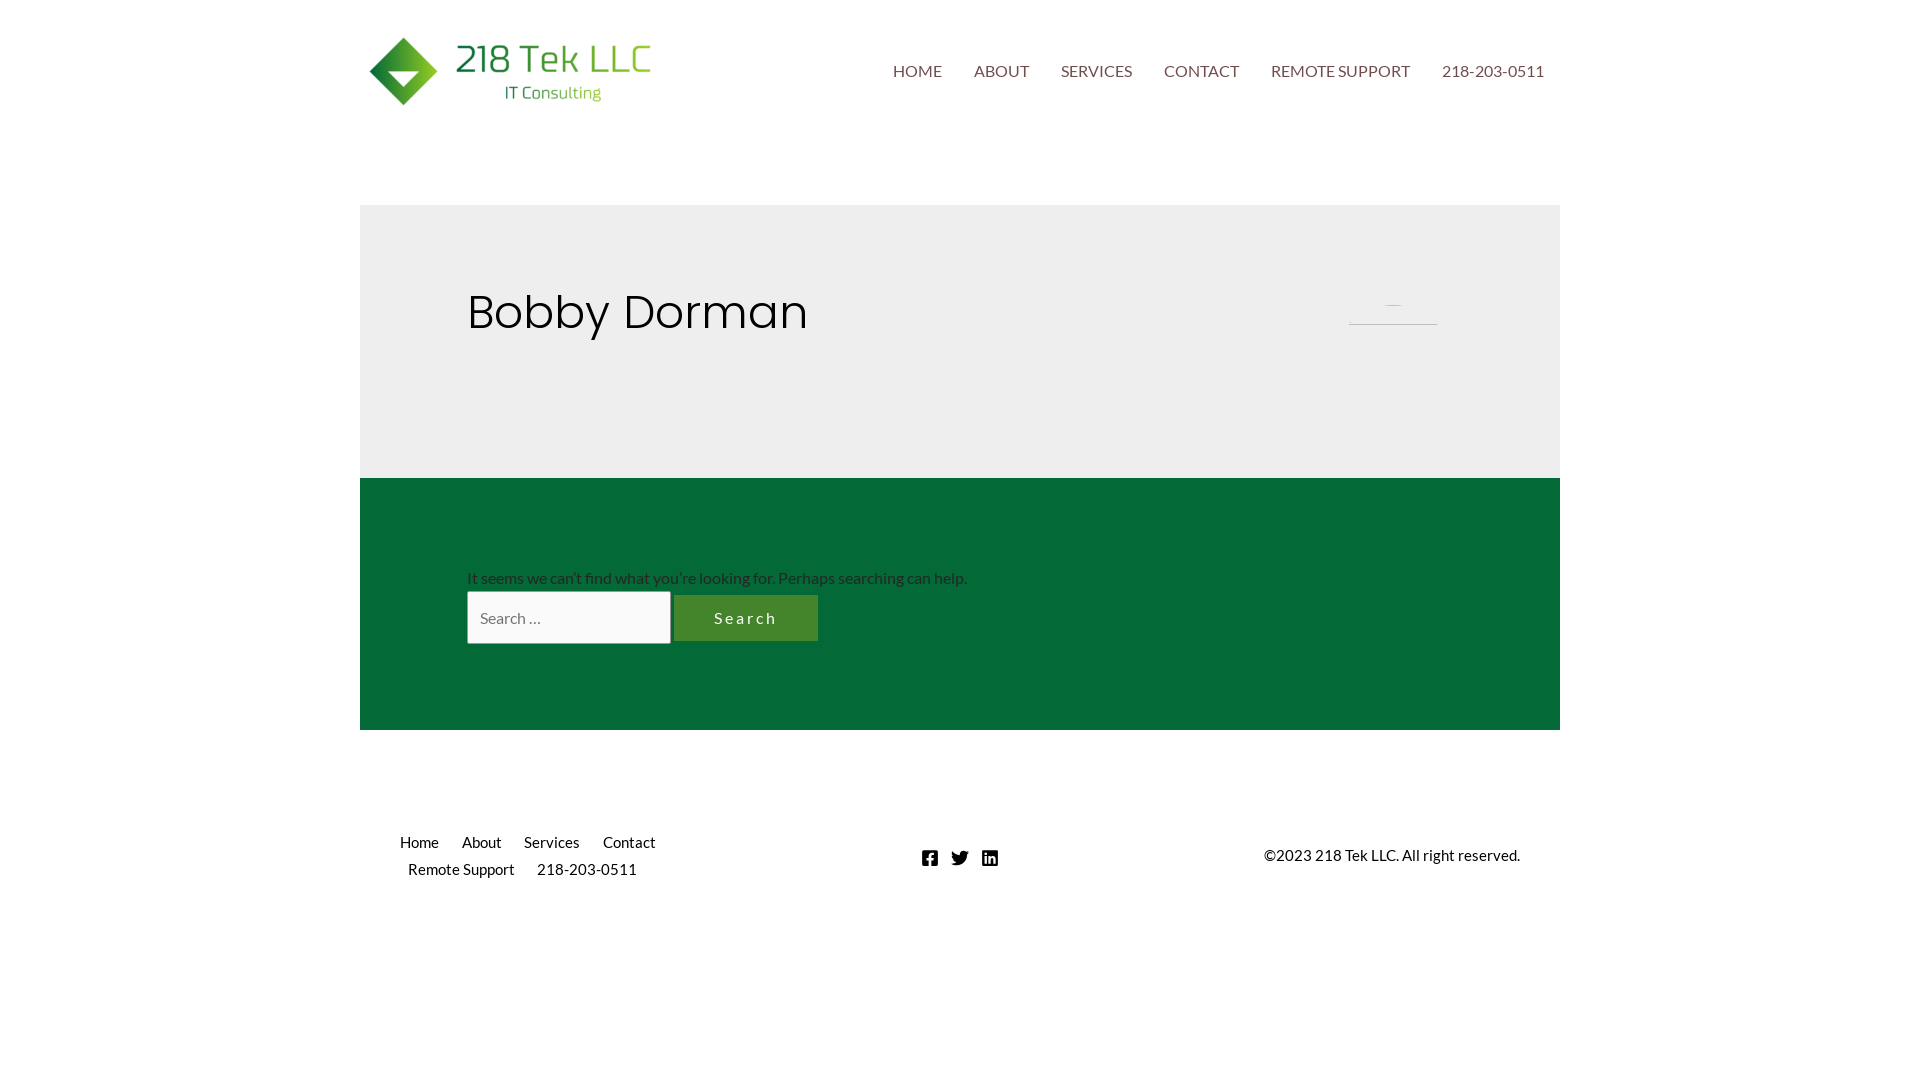 This screenshot has height=1080, width=1920. Describe the element at coordinates (1424, 68) in the screenshot. I see `'218-203-0511'` at that location.